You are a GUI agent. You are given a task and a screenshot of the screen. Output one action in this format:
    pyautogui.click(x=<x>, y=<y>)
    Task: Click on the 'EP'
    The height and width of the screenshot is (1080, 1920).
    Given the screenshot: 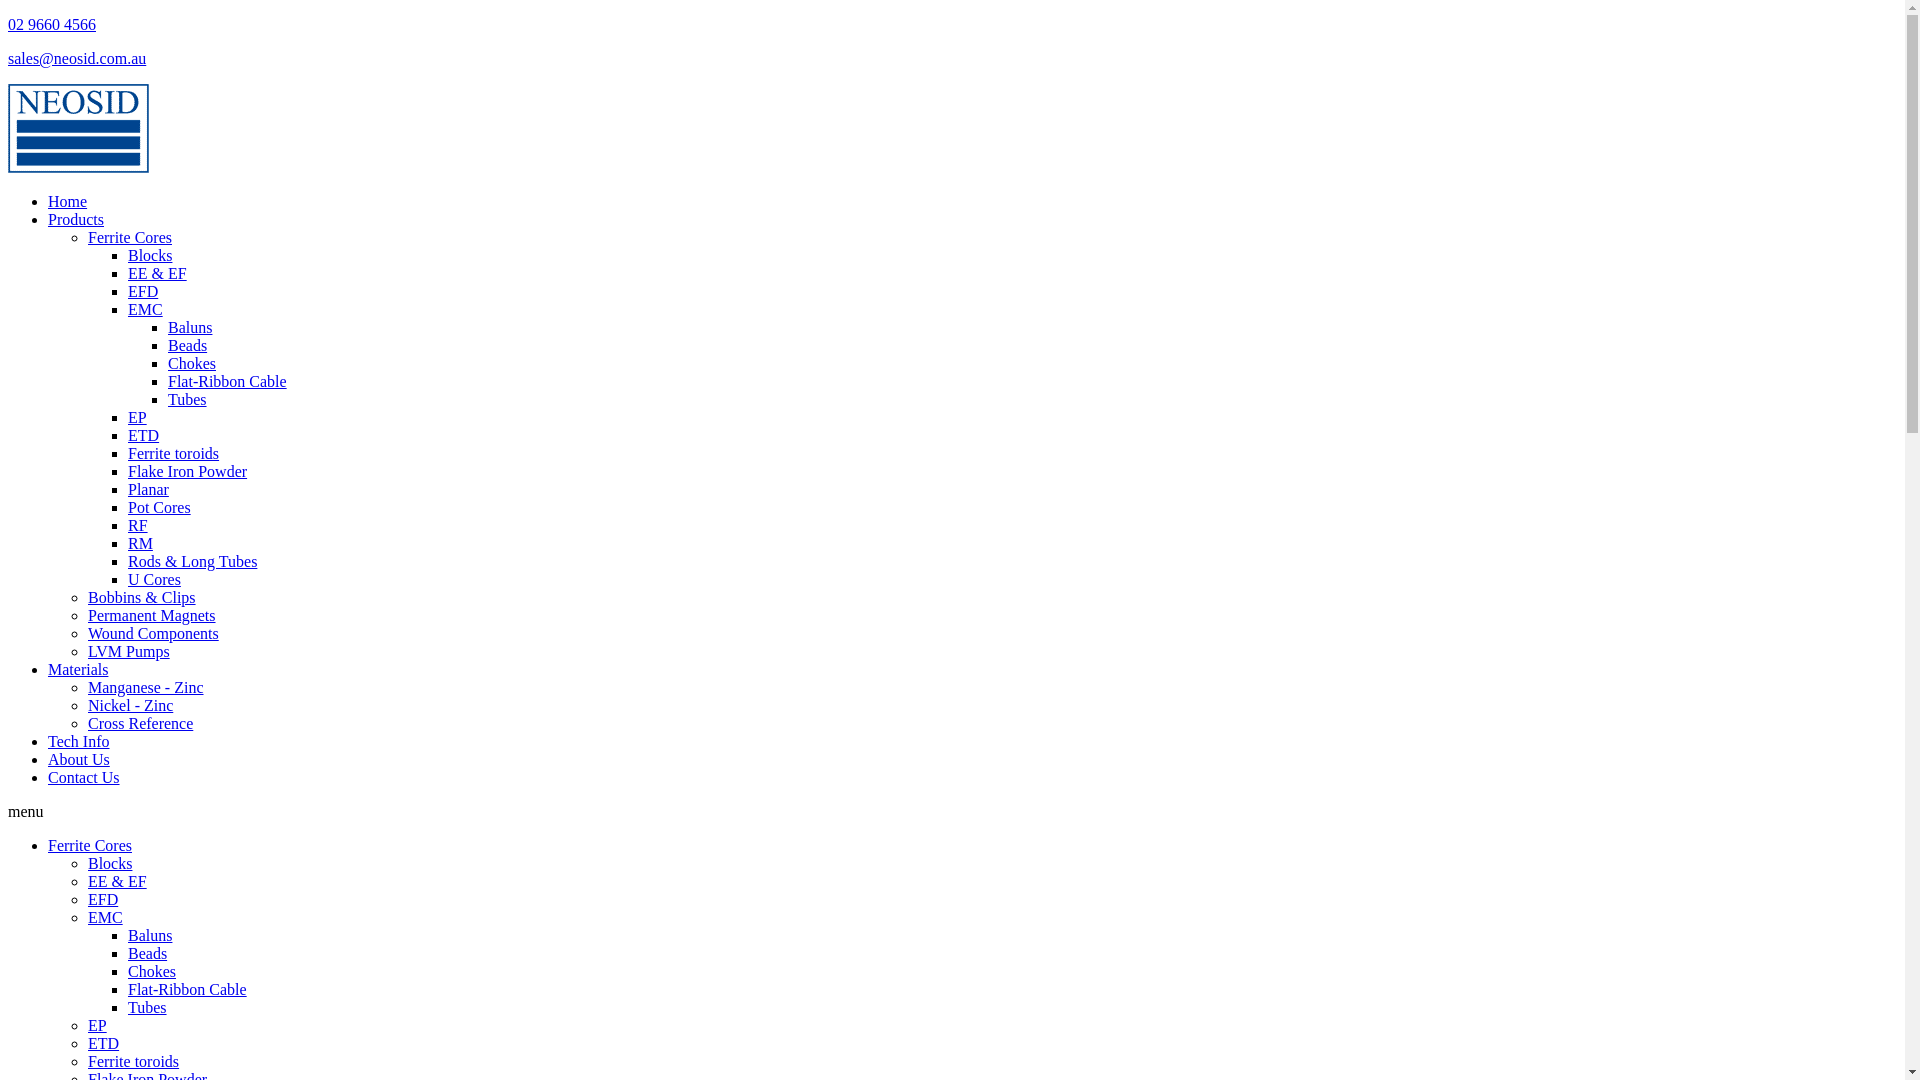 What is the action you would take?
    pyautogui.click(x=136, y=416)
    